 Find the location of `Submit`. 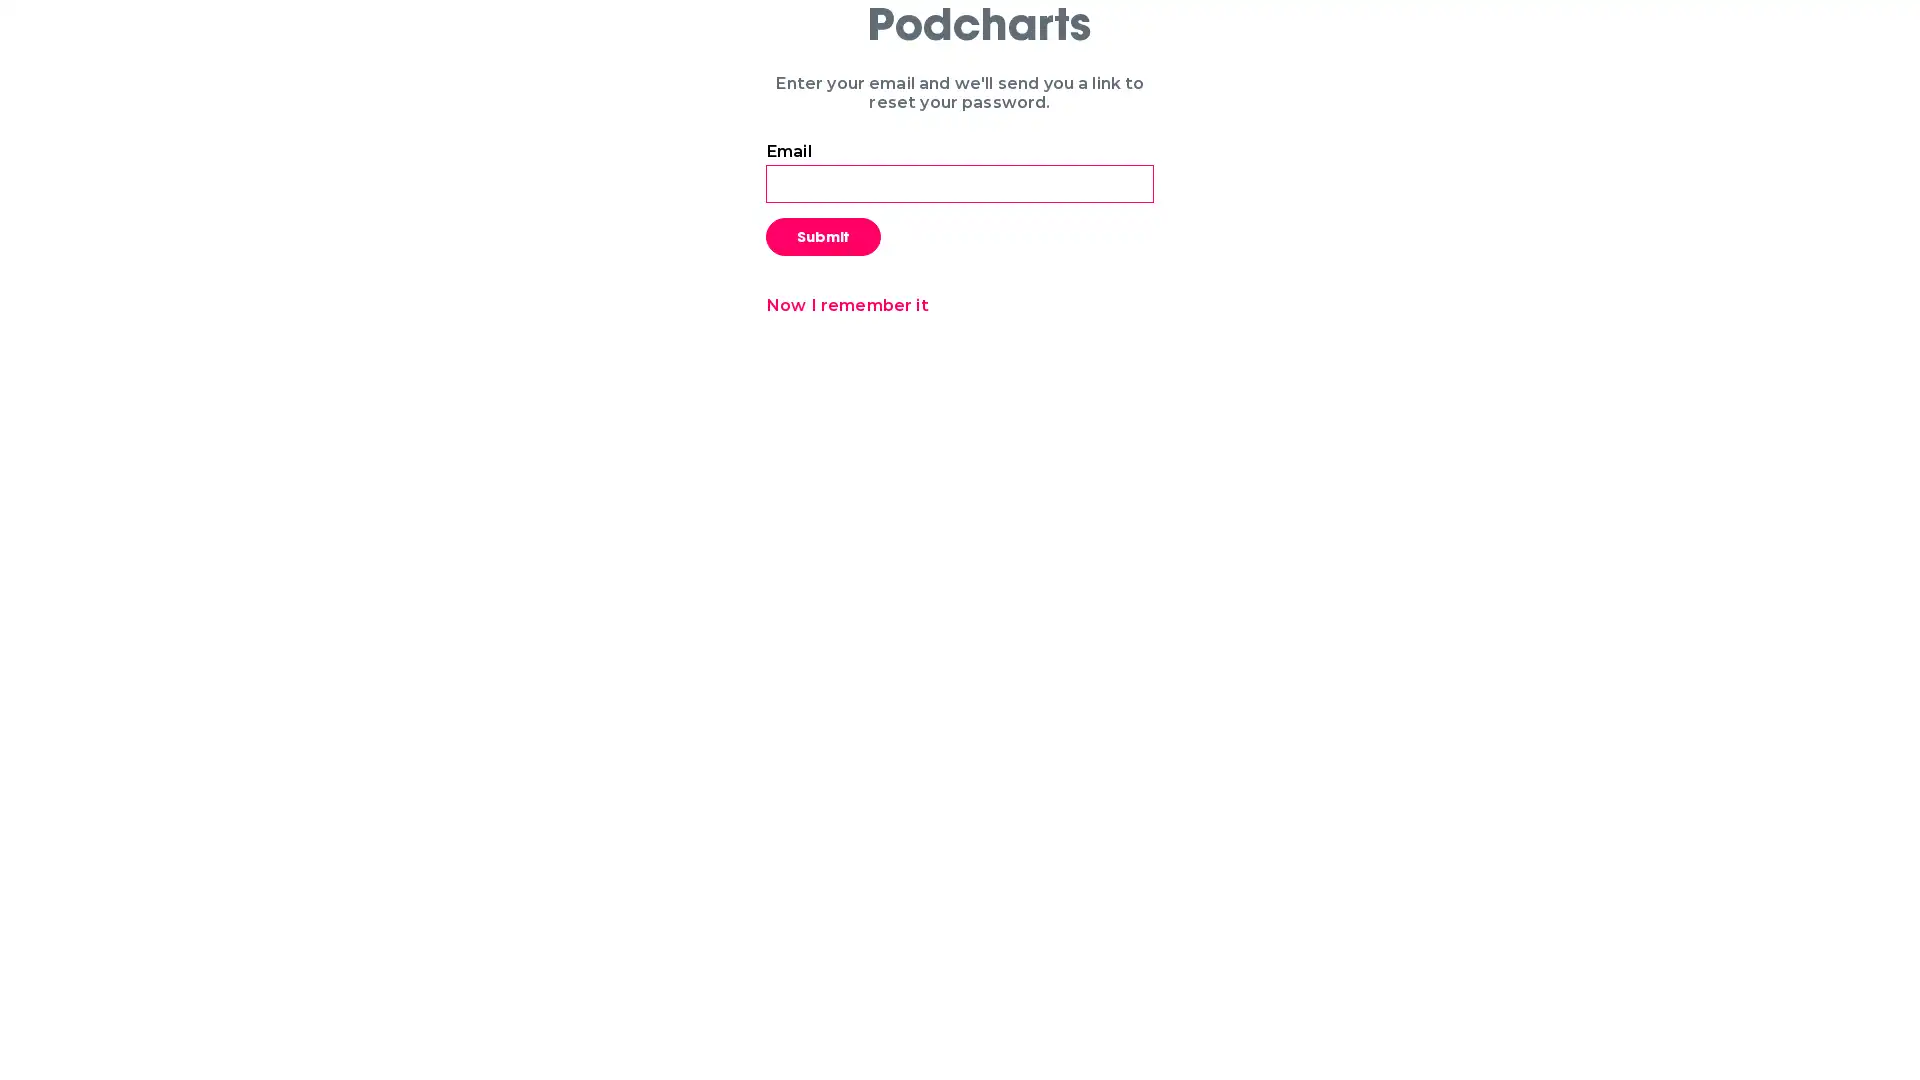

Submit is located at coordinates (823, 234).